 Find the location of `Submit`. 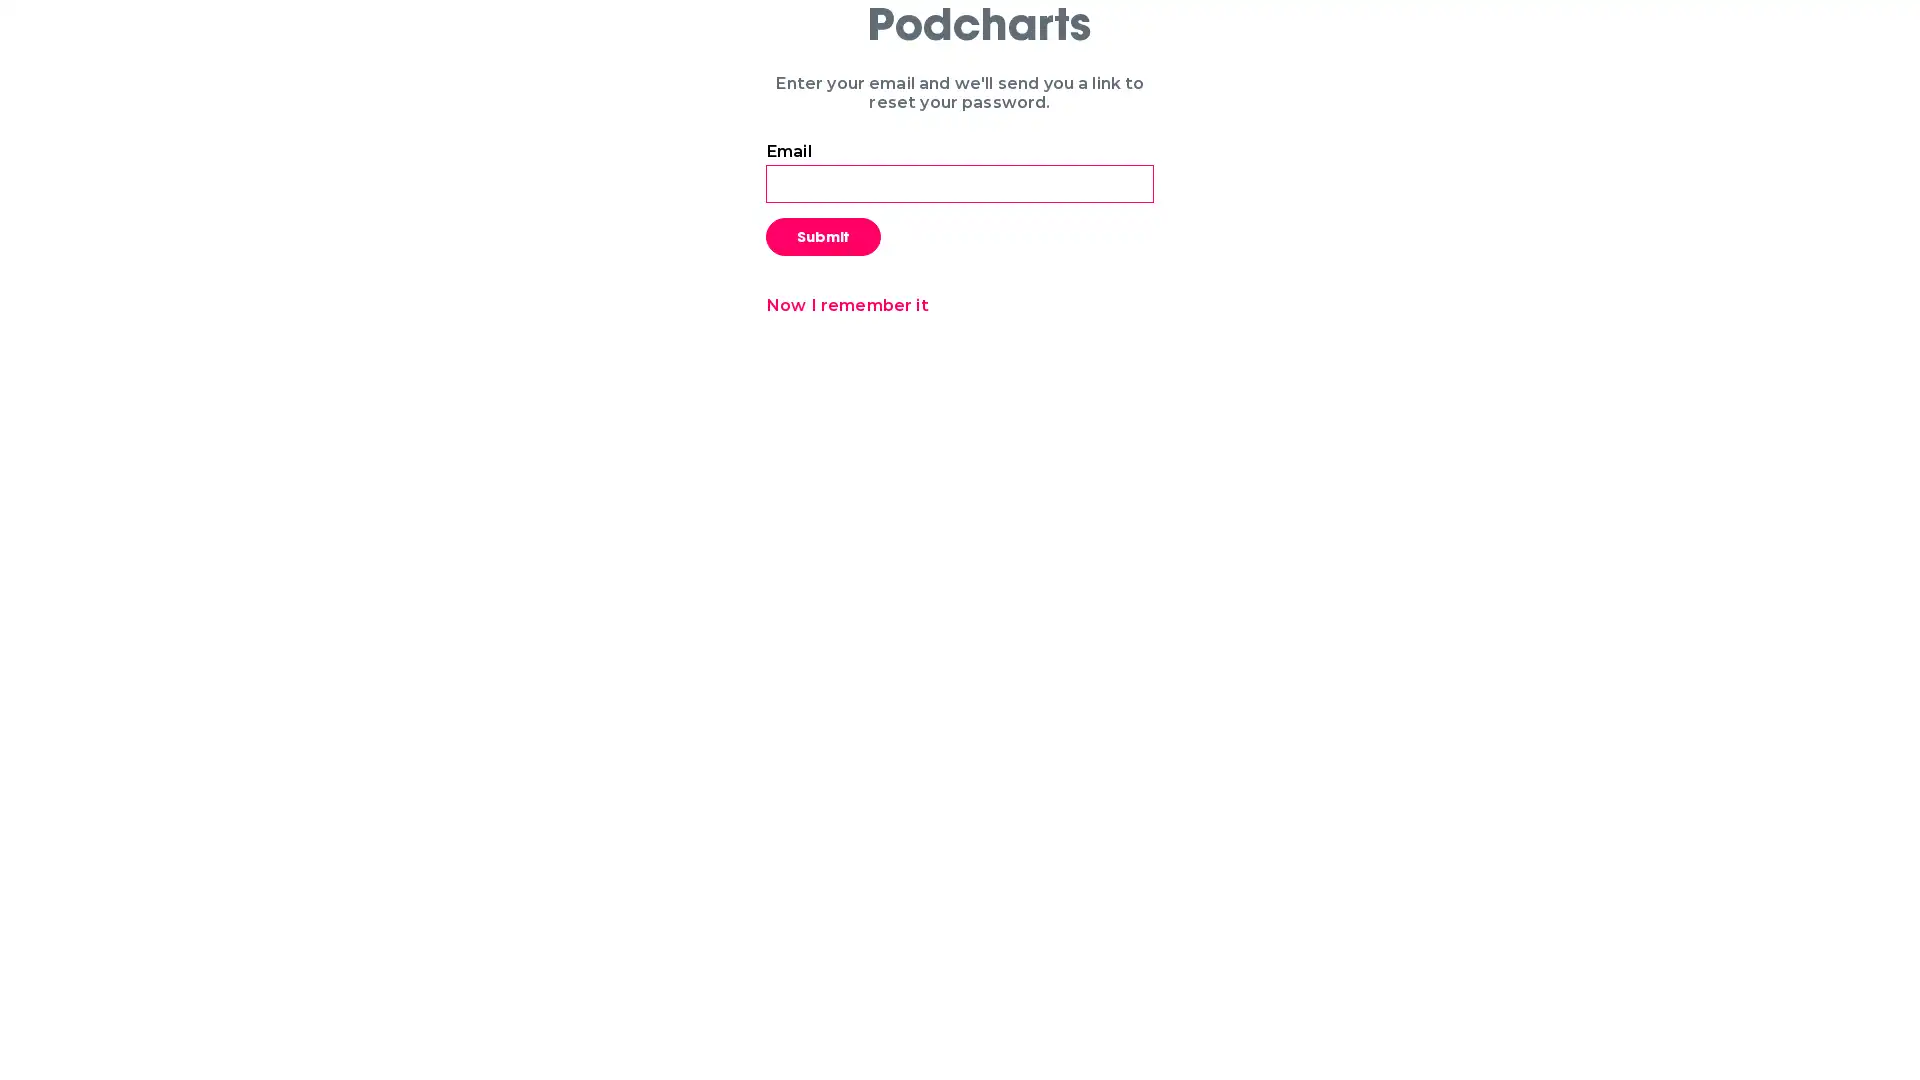

Submit is located at coordinates (823, 234).